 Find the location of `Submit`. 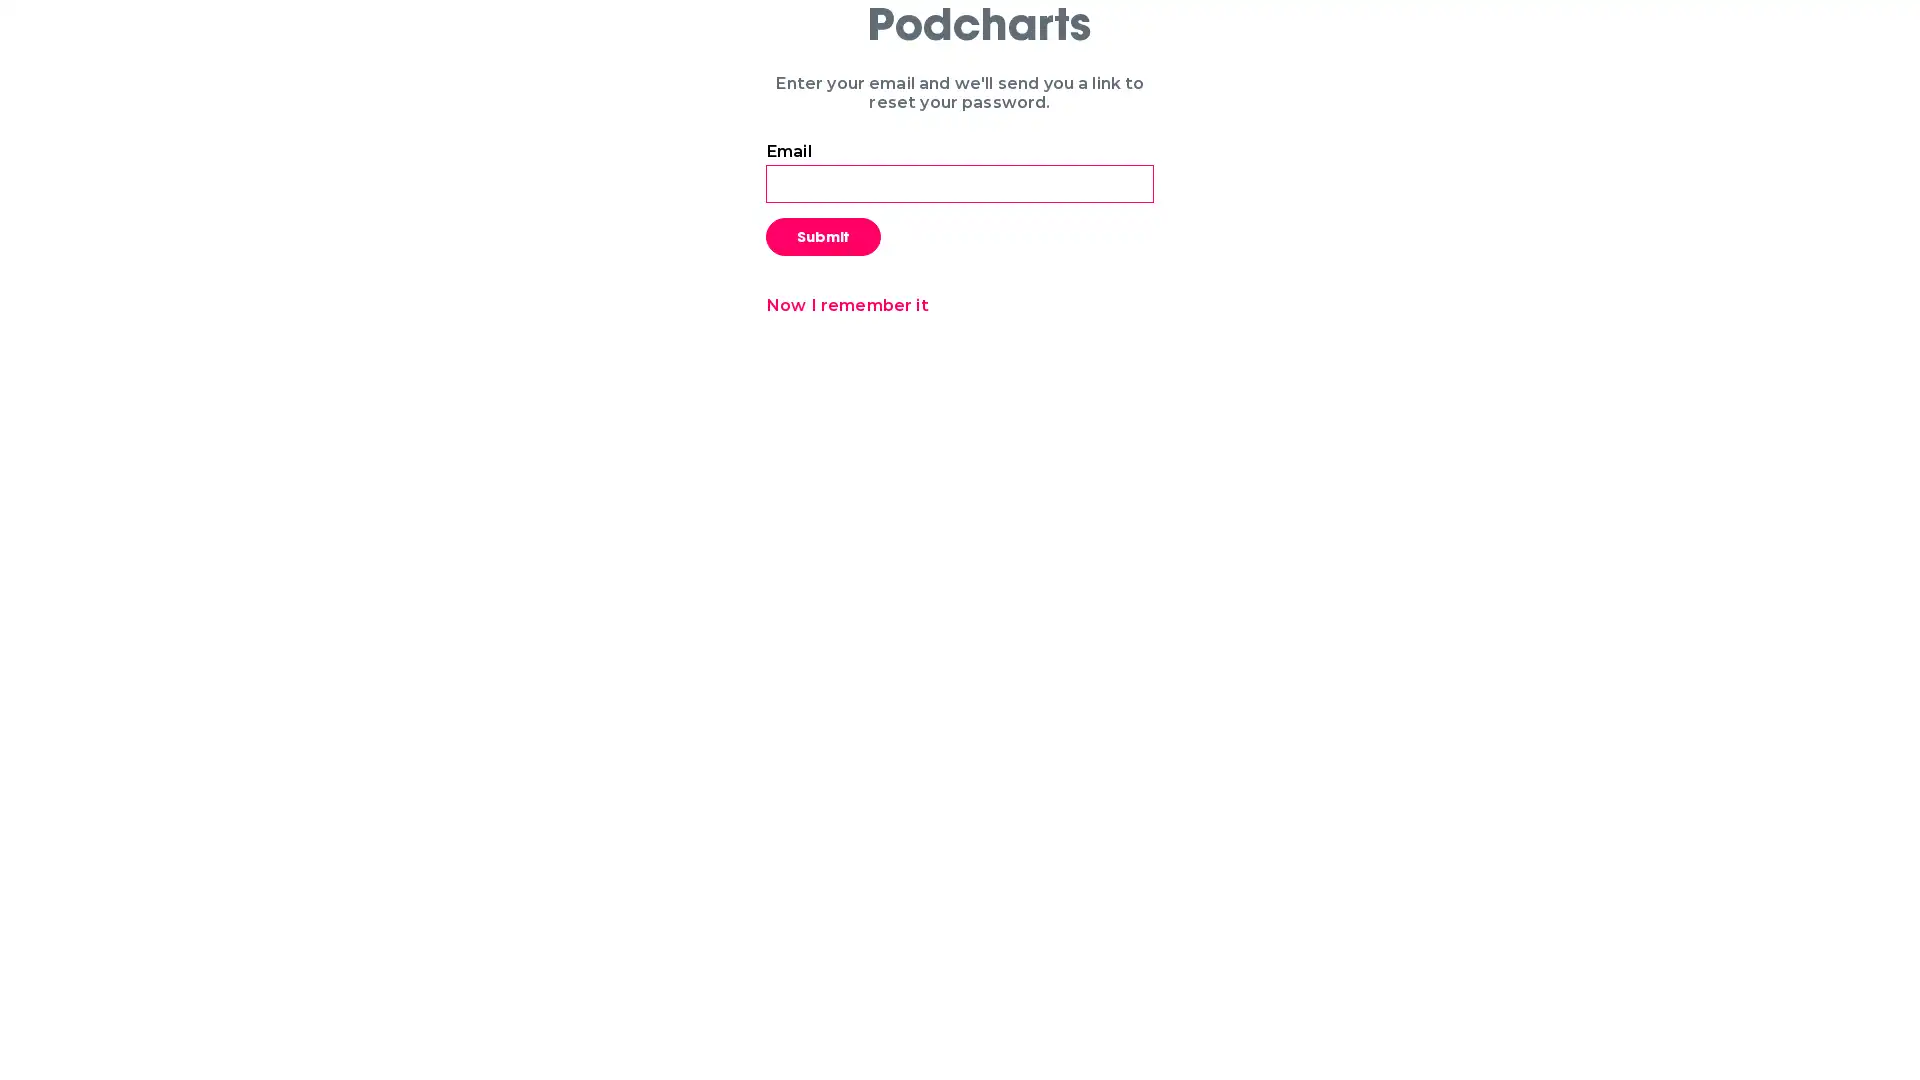

Submit is located at coordinates (823, 234).